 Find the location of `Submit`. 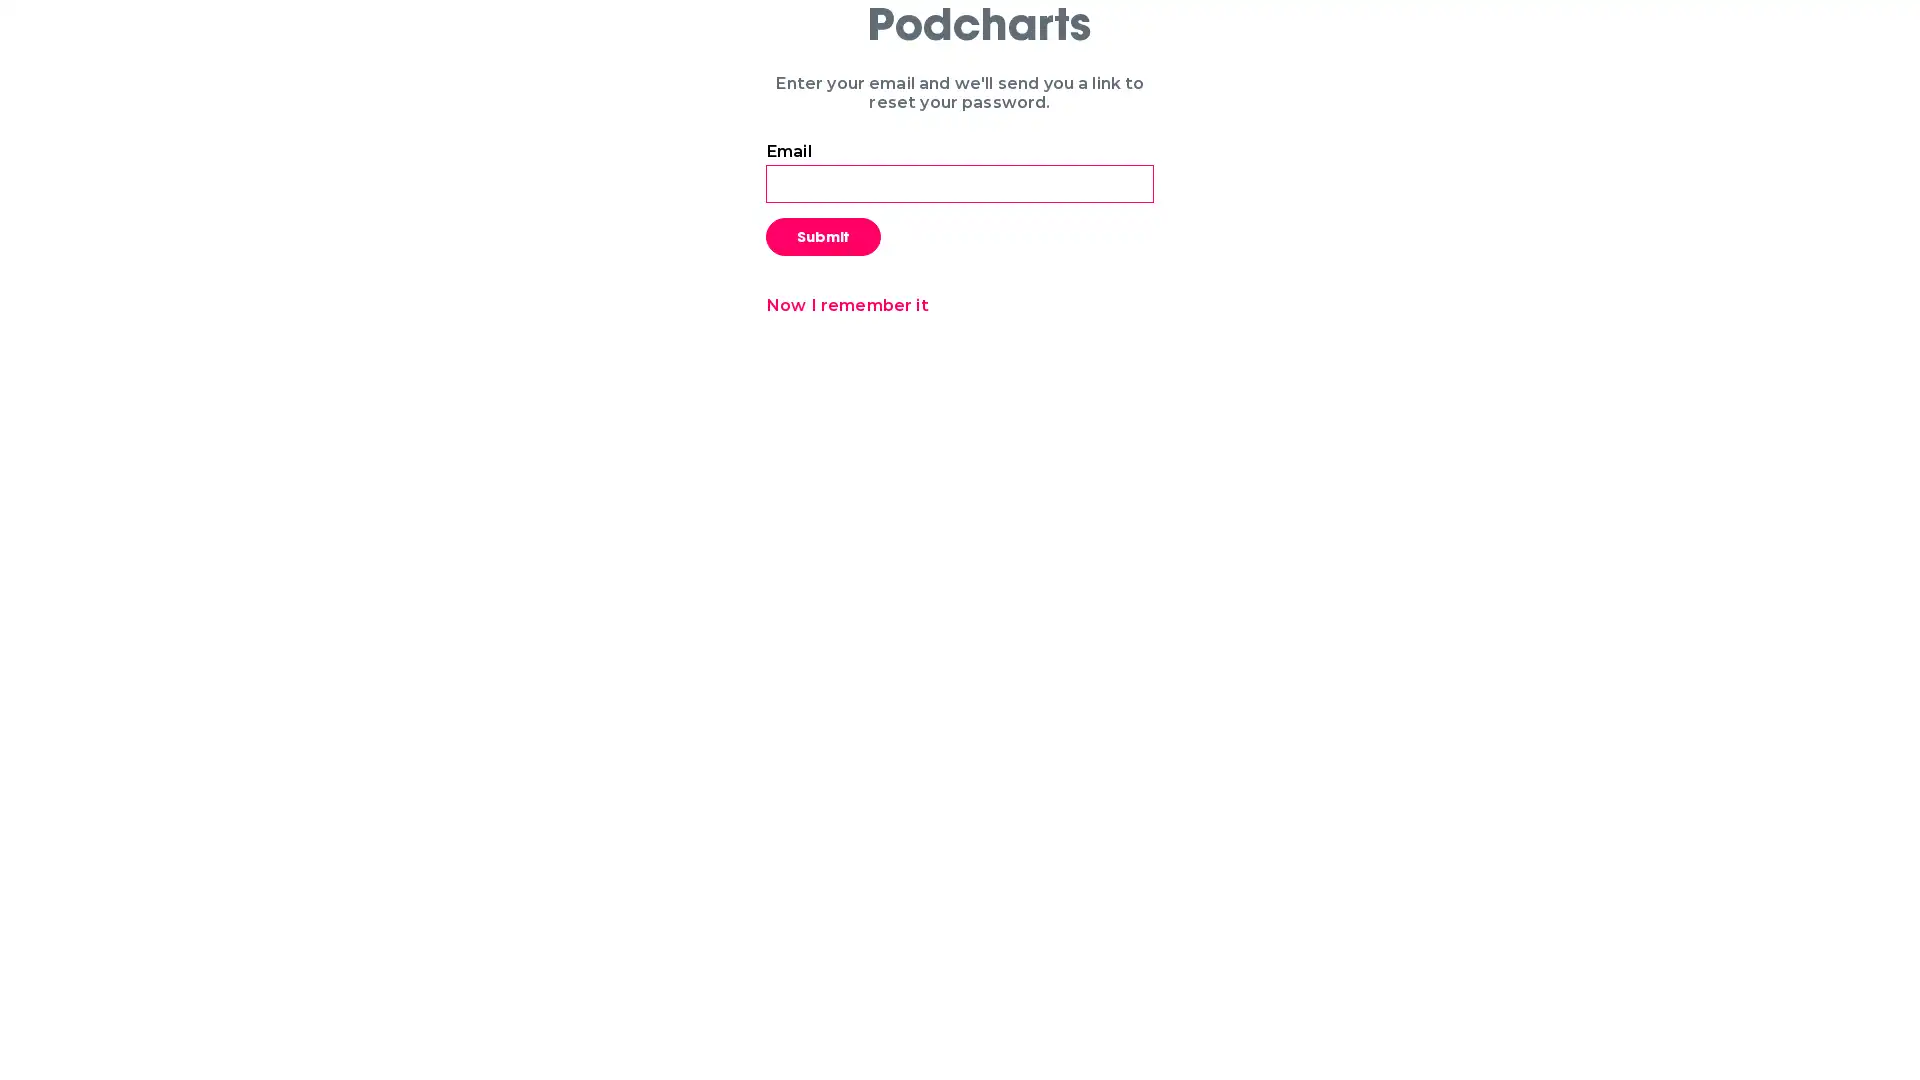

Submit is located at coordinates (823, 234).